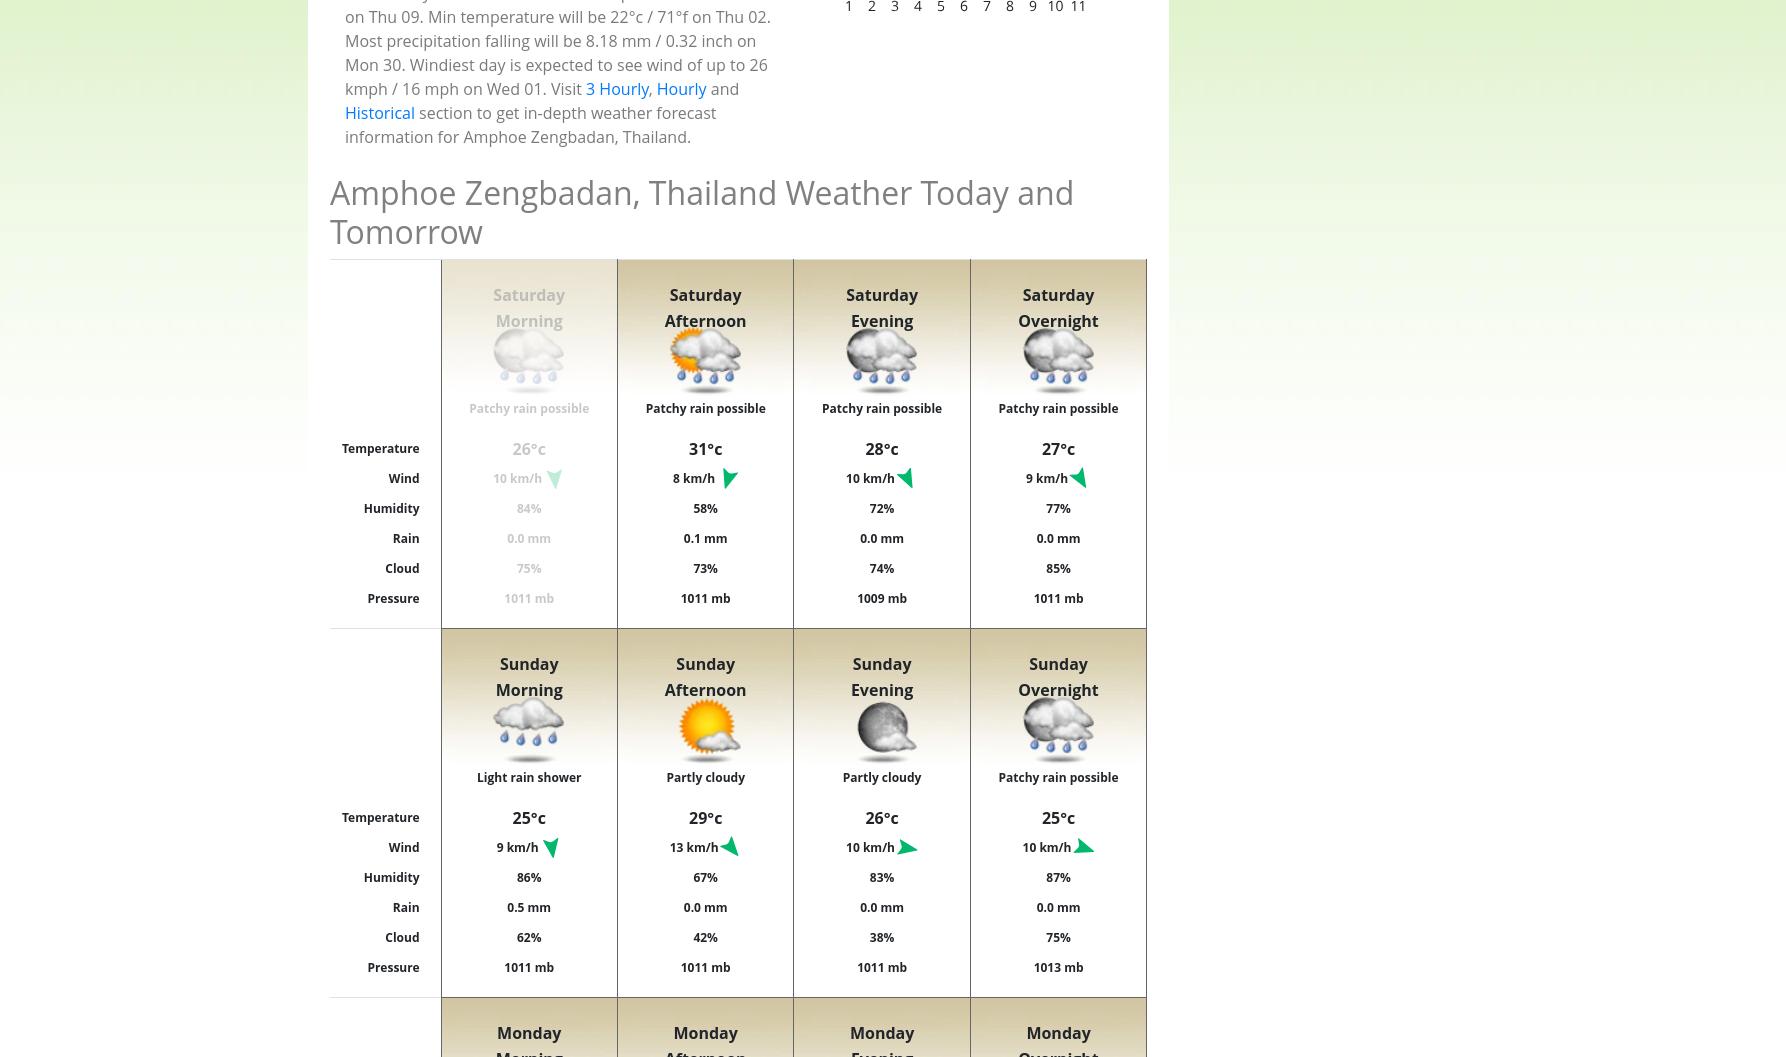 The image size is (1786, 1057). What do you see at coordinates (706, 87) in the screenshot?
I see `'and'` at bounding box center [706, 87].